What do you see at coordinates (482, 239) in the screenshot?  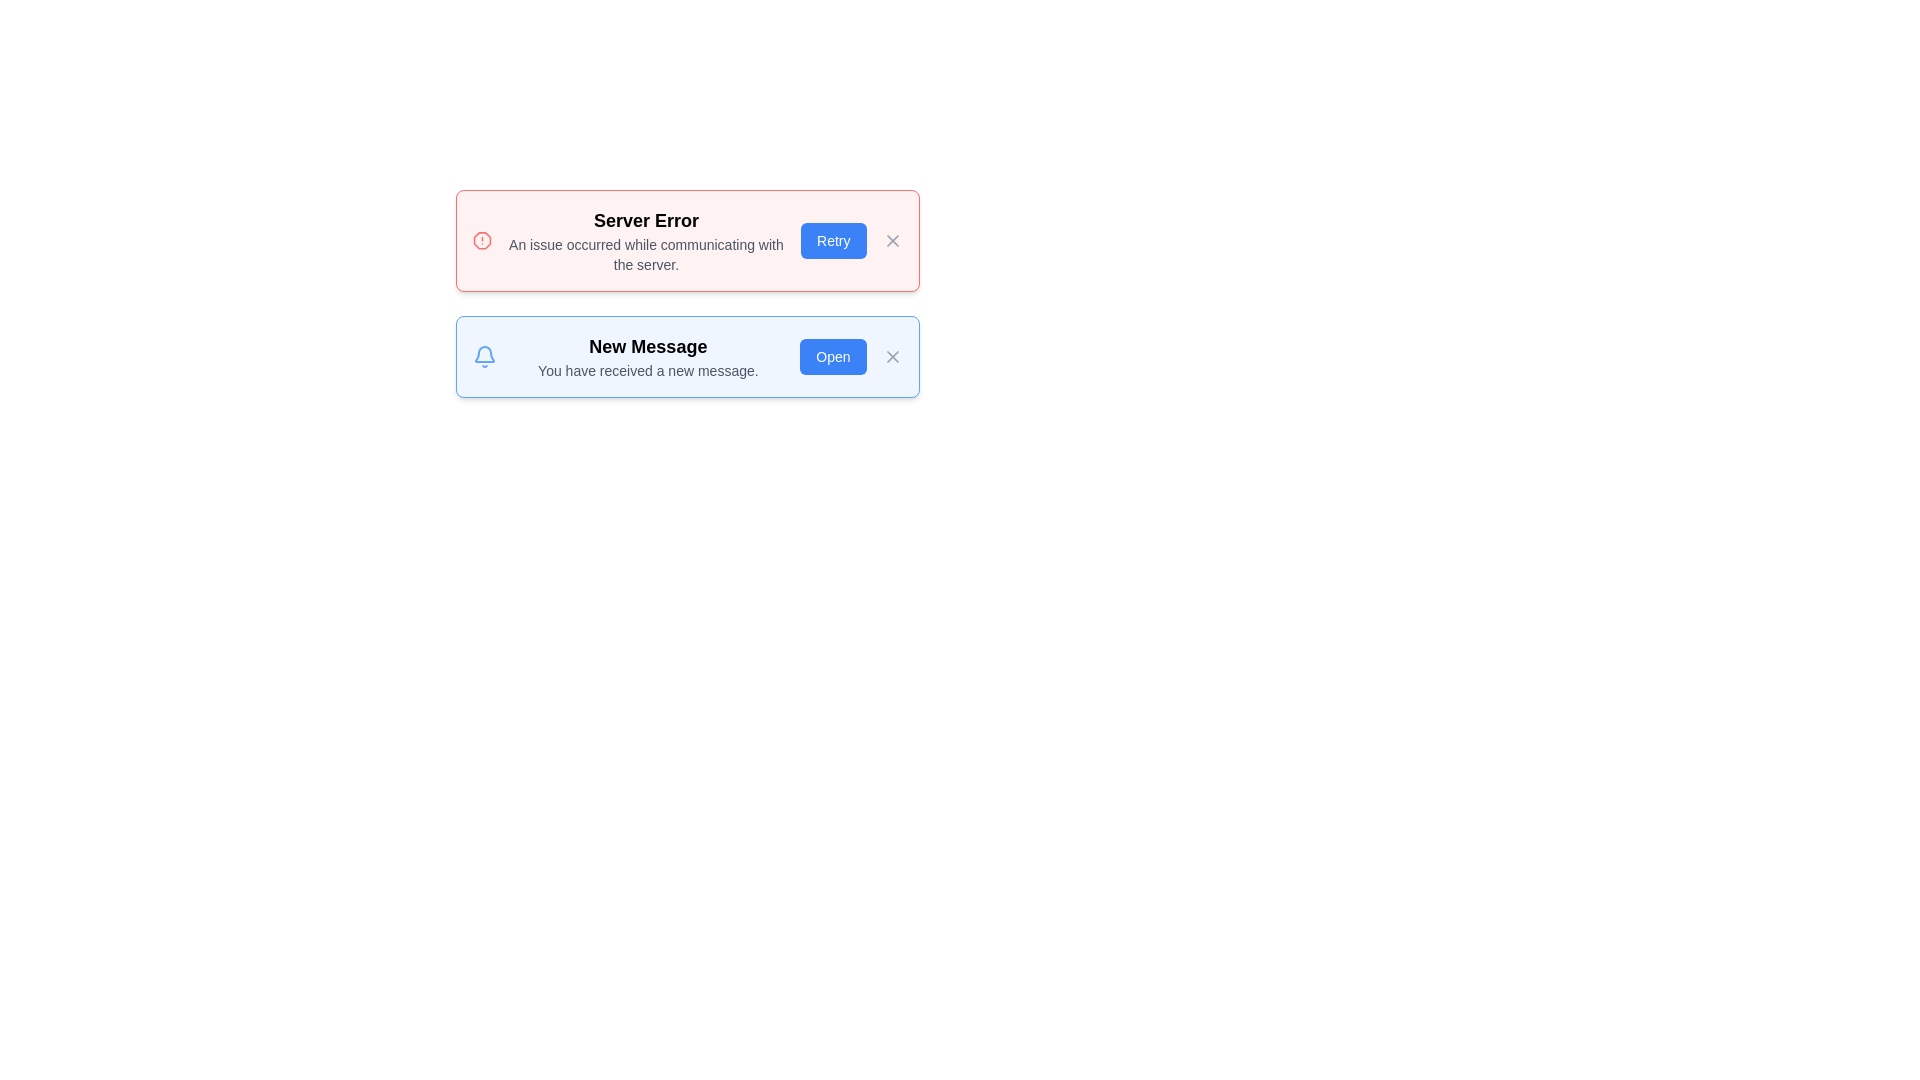 I see `the warning icon located on the left side of the 'Server Error' message group, adjacent to the text 'Server Error' and 'An issue occurred while communicating with the server.'` at bounding box center [482, 239].